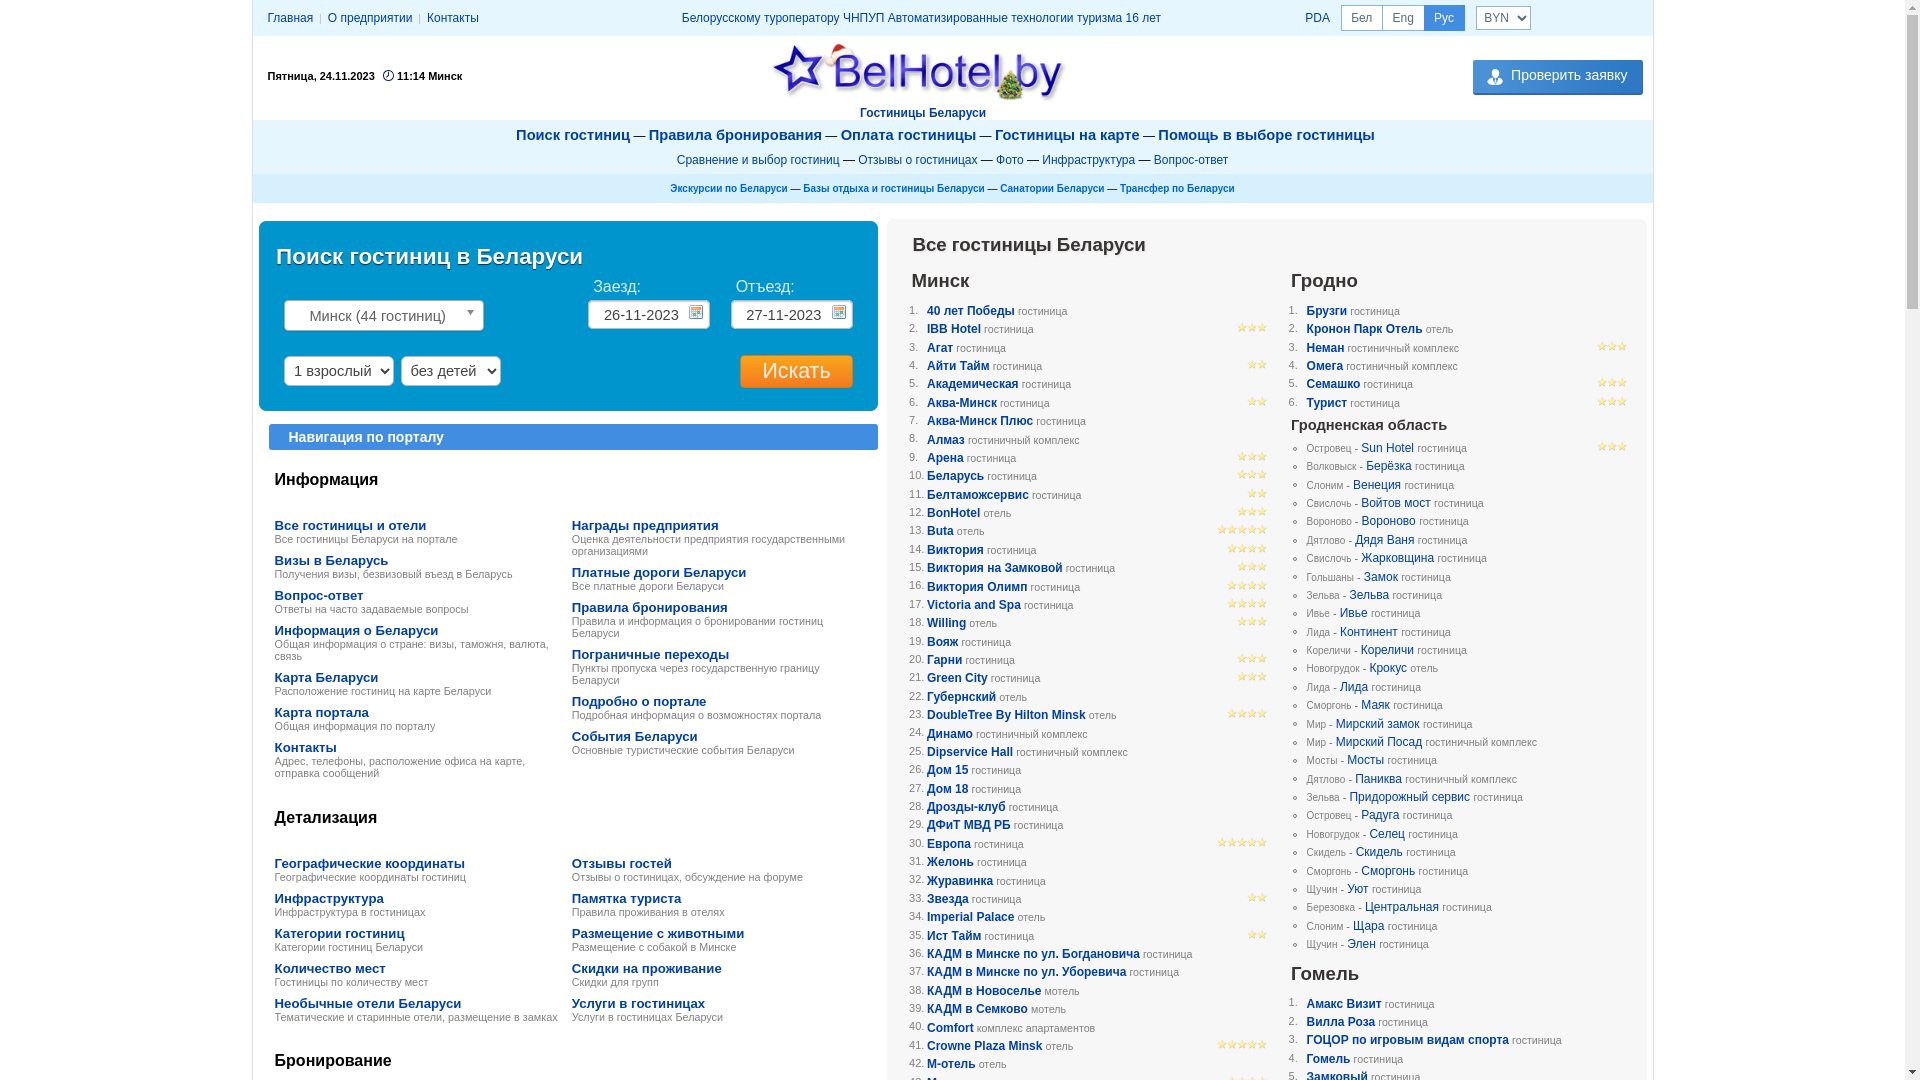  I want to click on 'Sun Hotel', so click(1387, 446).